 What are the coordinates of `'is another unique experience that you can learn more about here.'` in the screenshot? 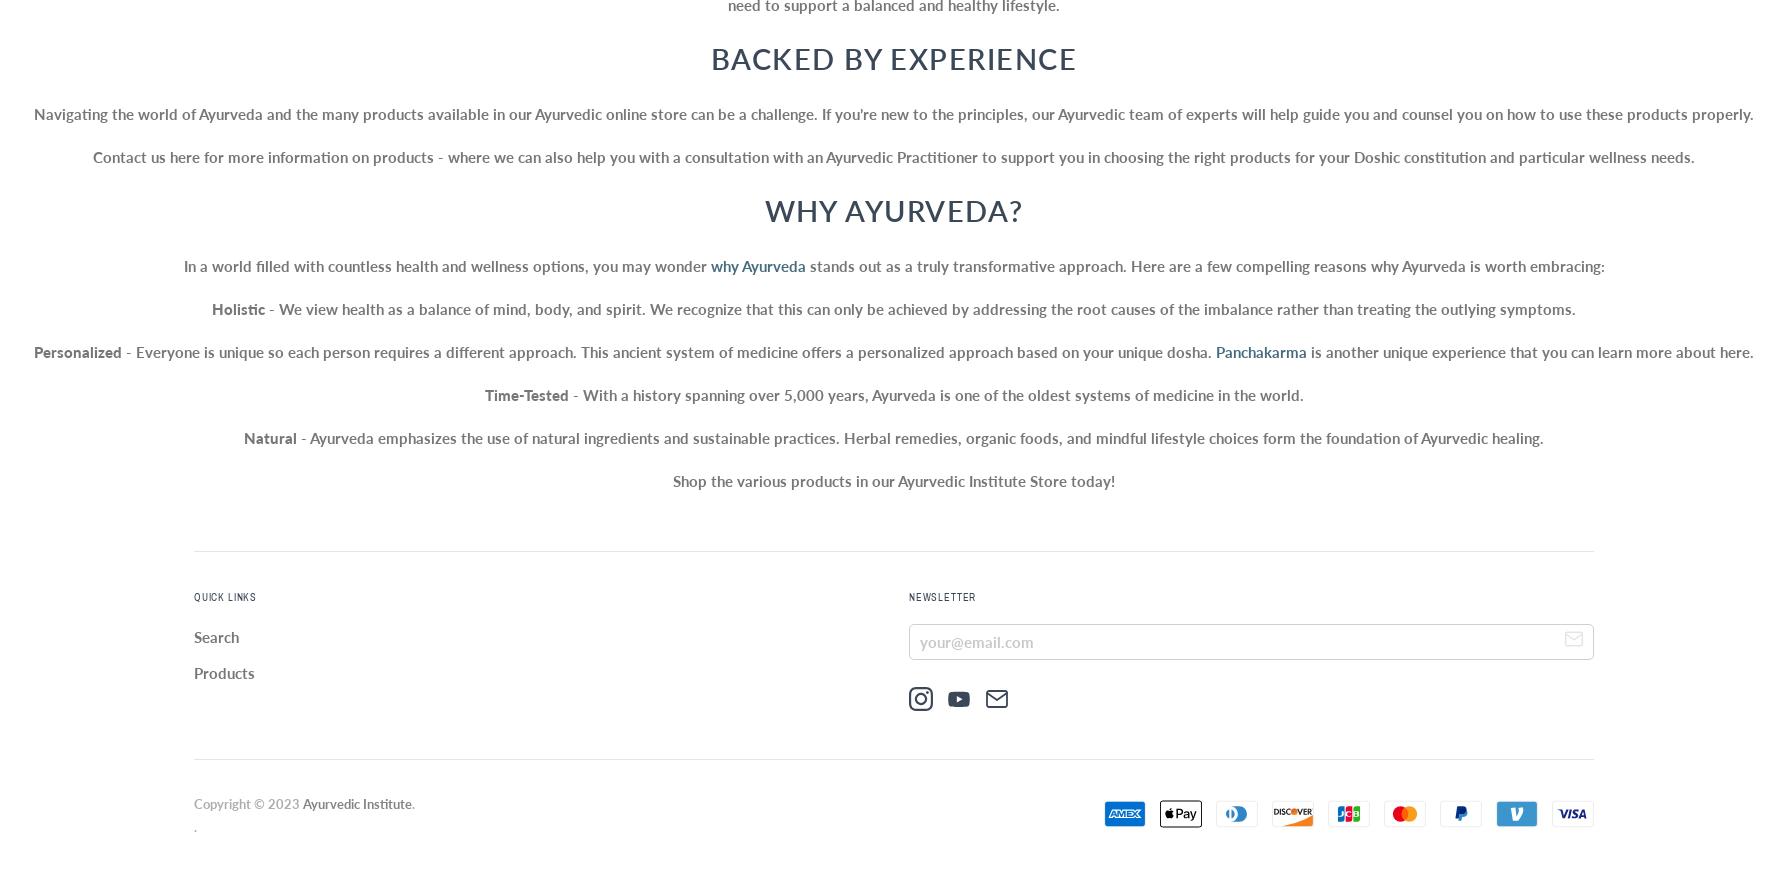 It's located at (1306, 351).